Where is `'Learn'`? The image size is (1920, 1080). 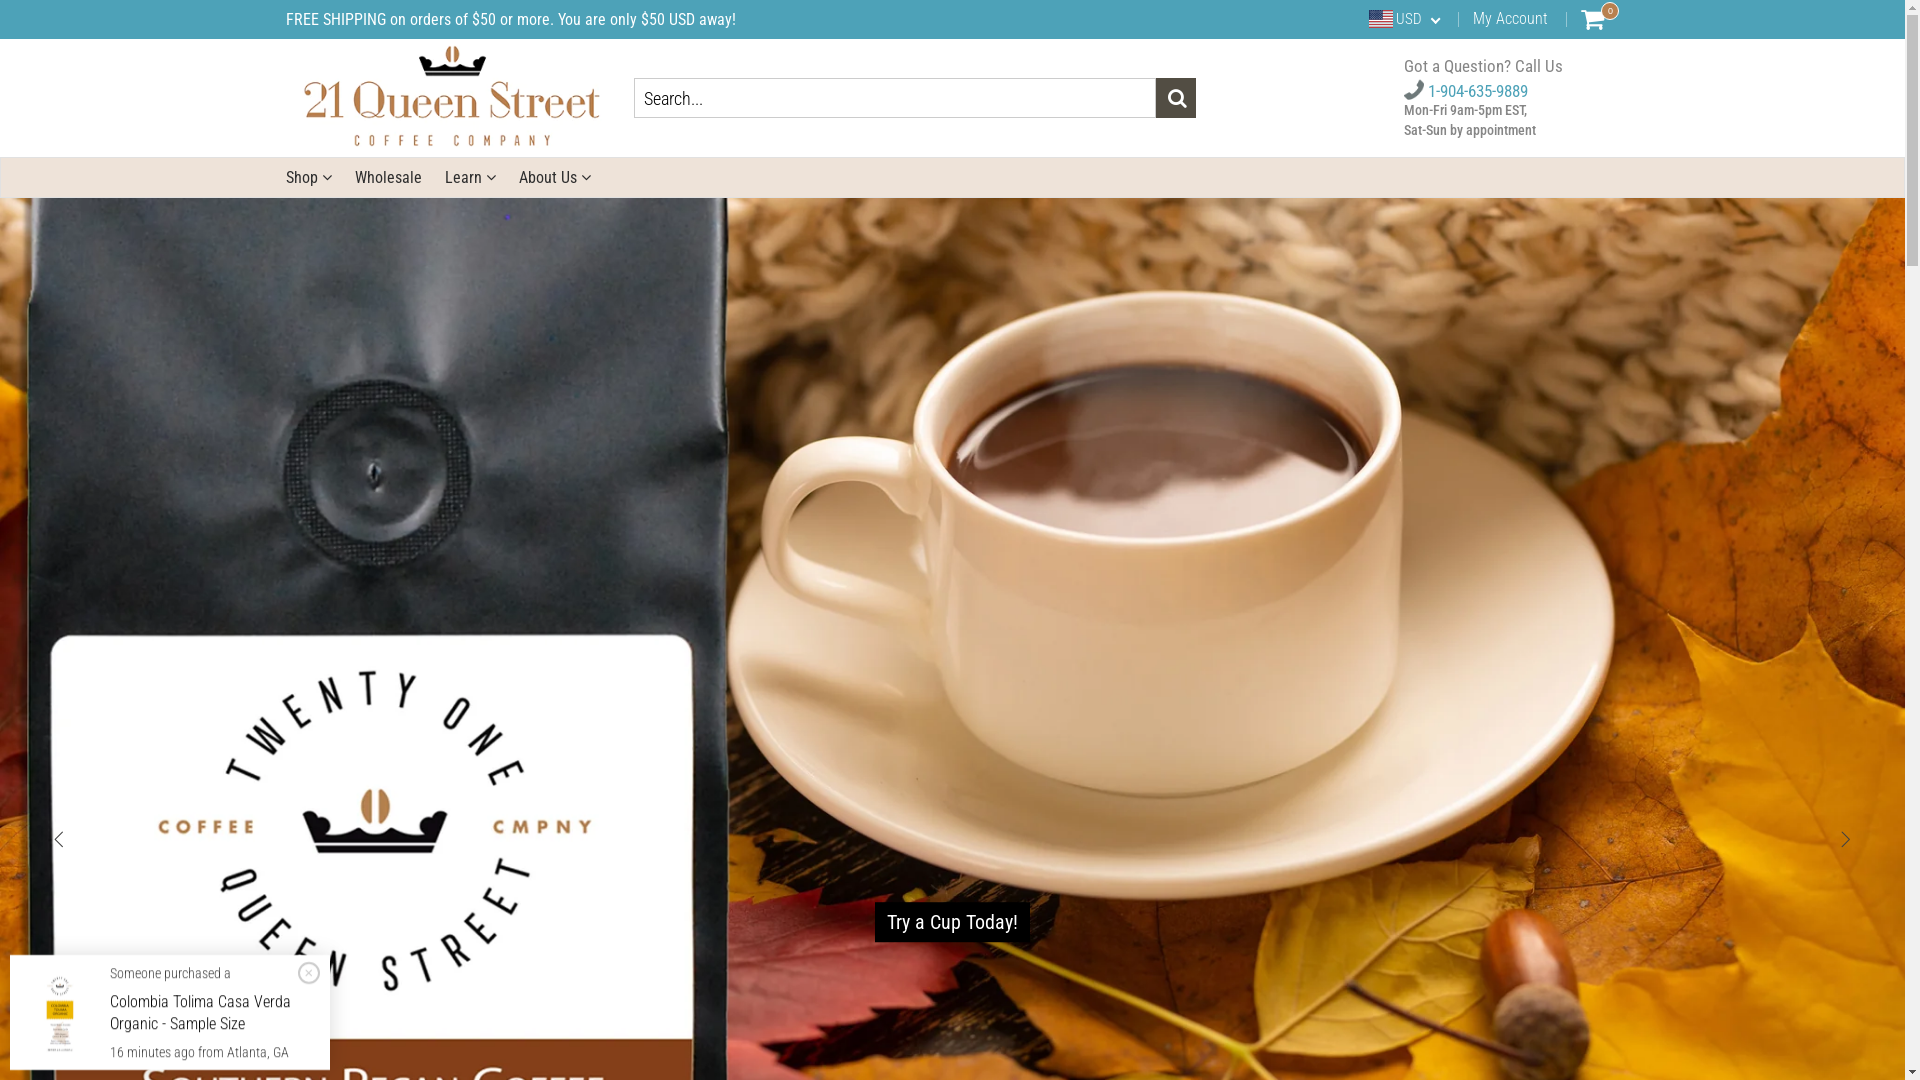 'Learn' is located at coordinates (468, 176).